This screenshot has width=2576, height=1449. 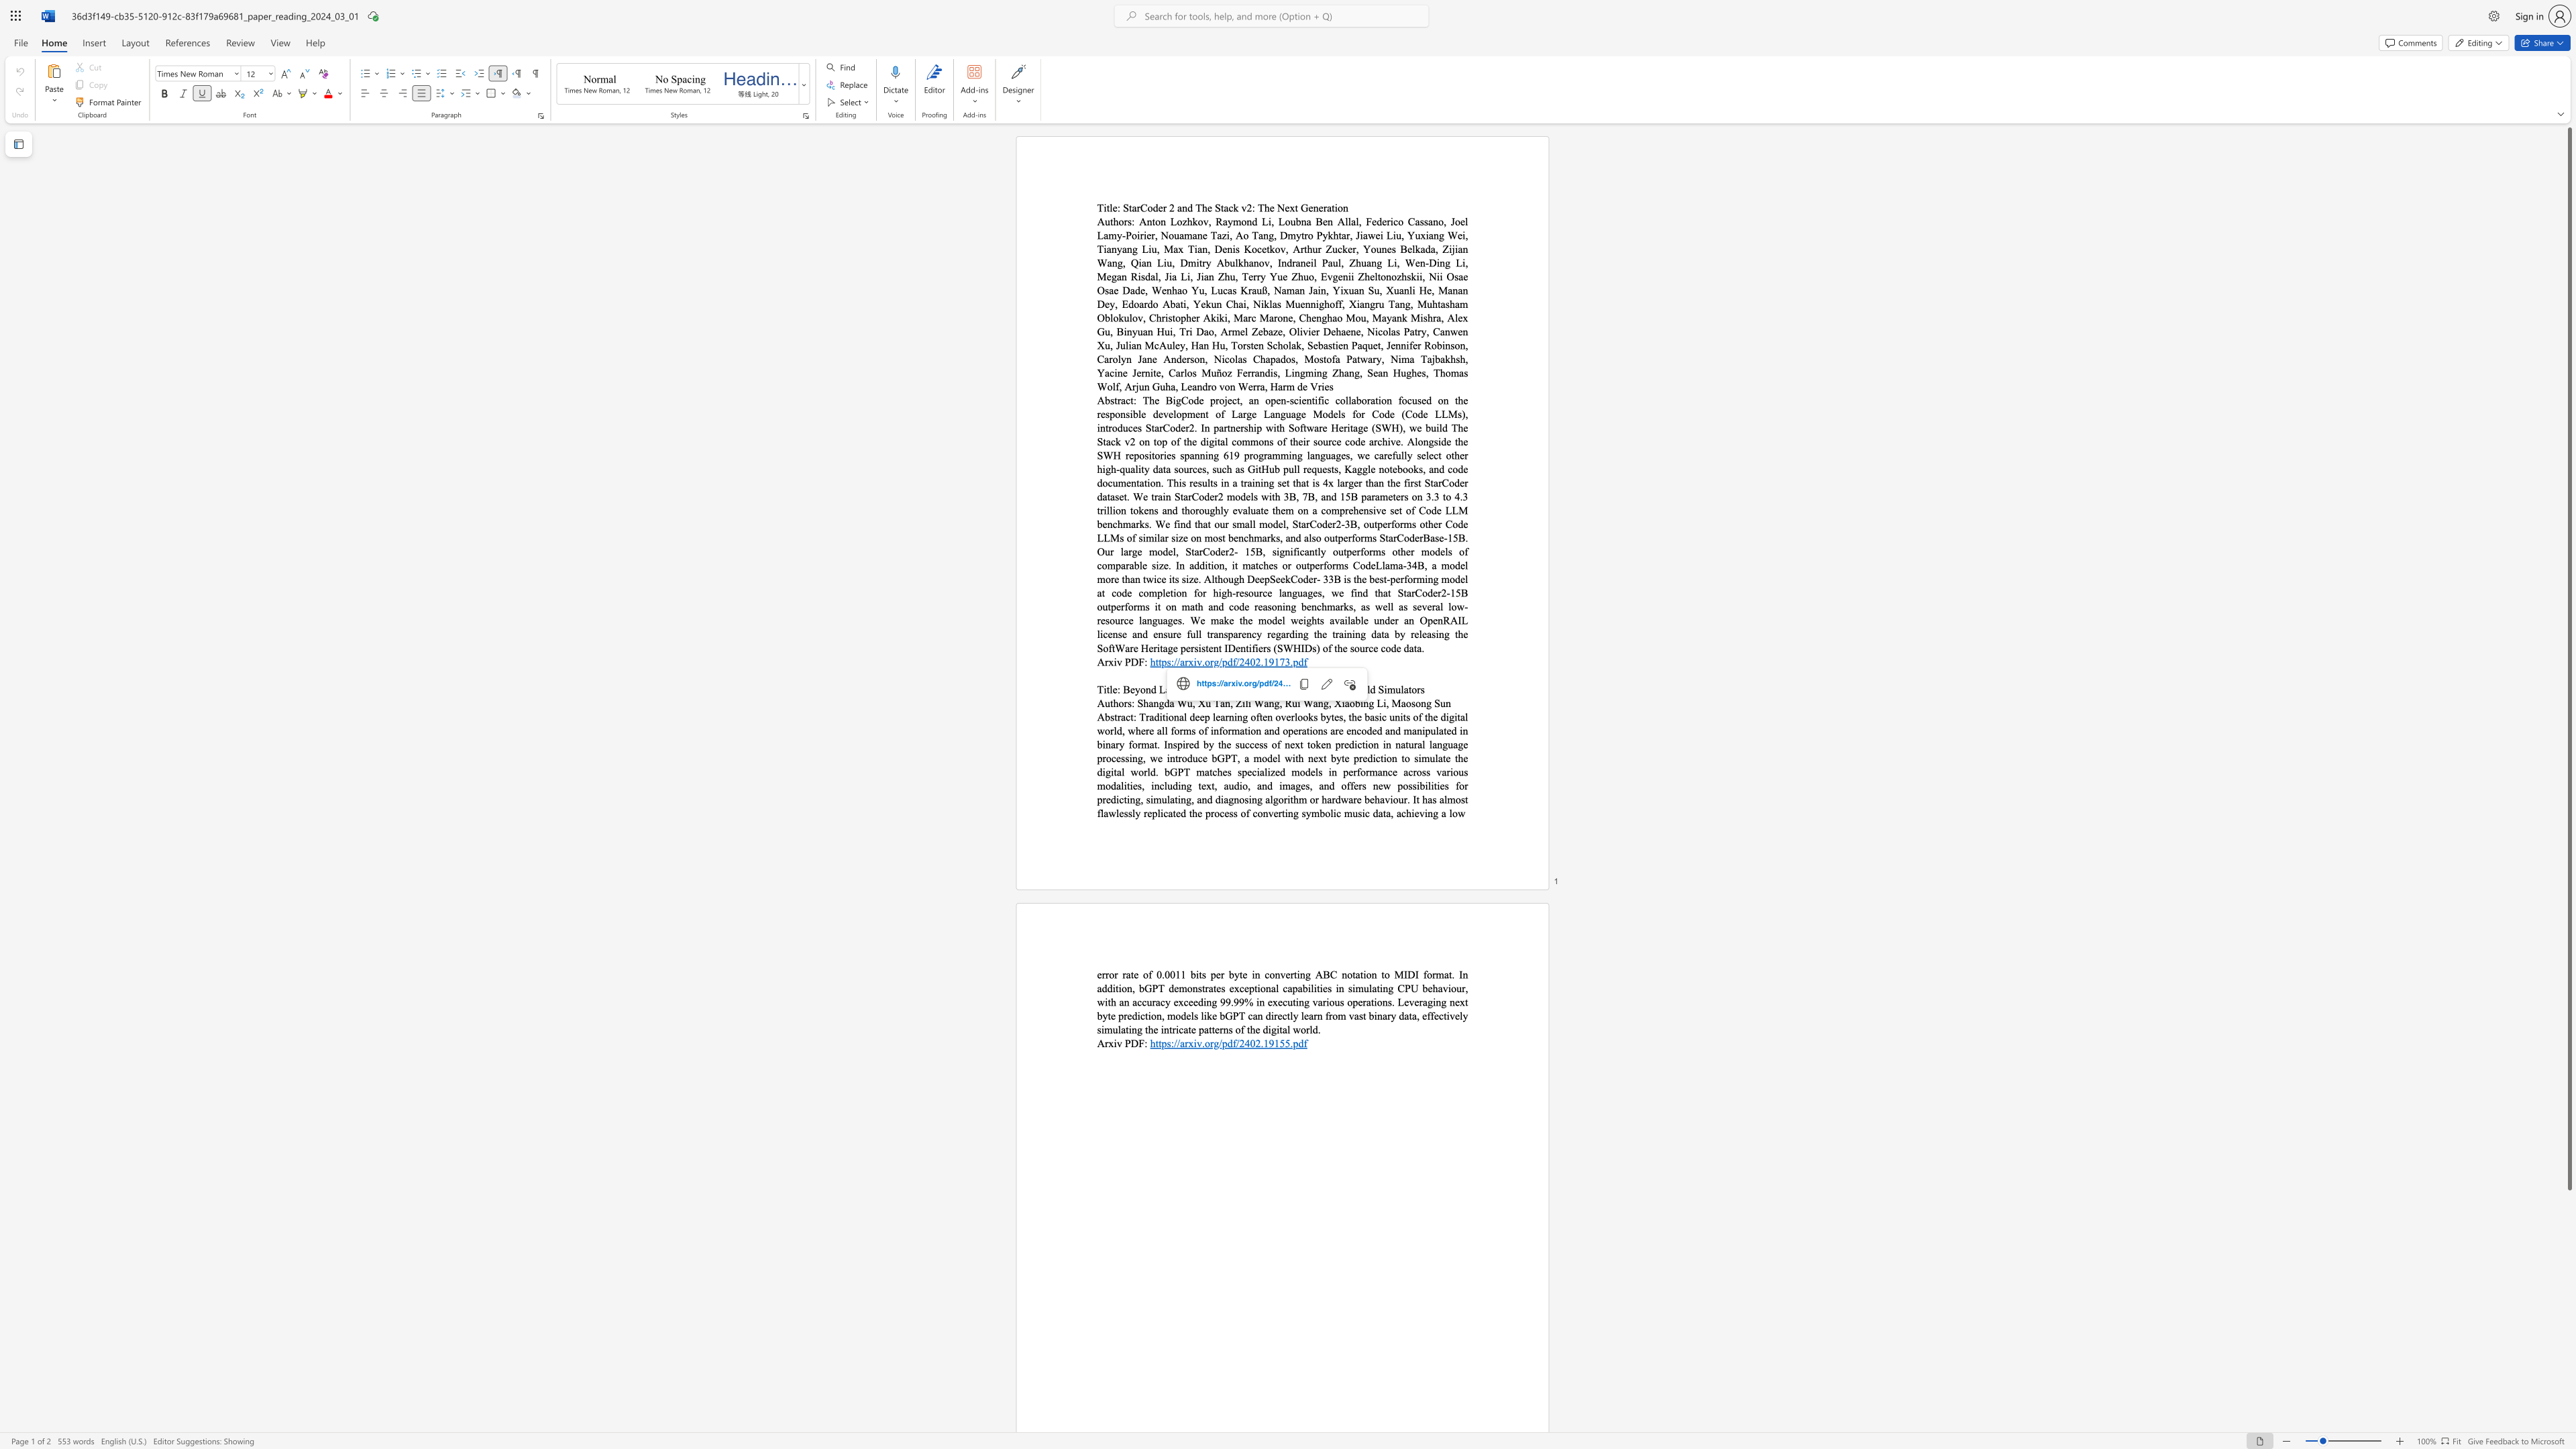 What do you see at coordinates (1443, 703) in the screenshot?
I see `the 1th character "u" in the text` at bounding box center [1443, 703].